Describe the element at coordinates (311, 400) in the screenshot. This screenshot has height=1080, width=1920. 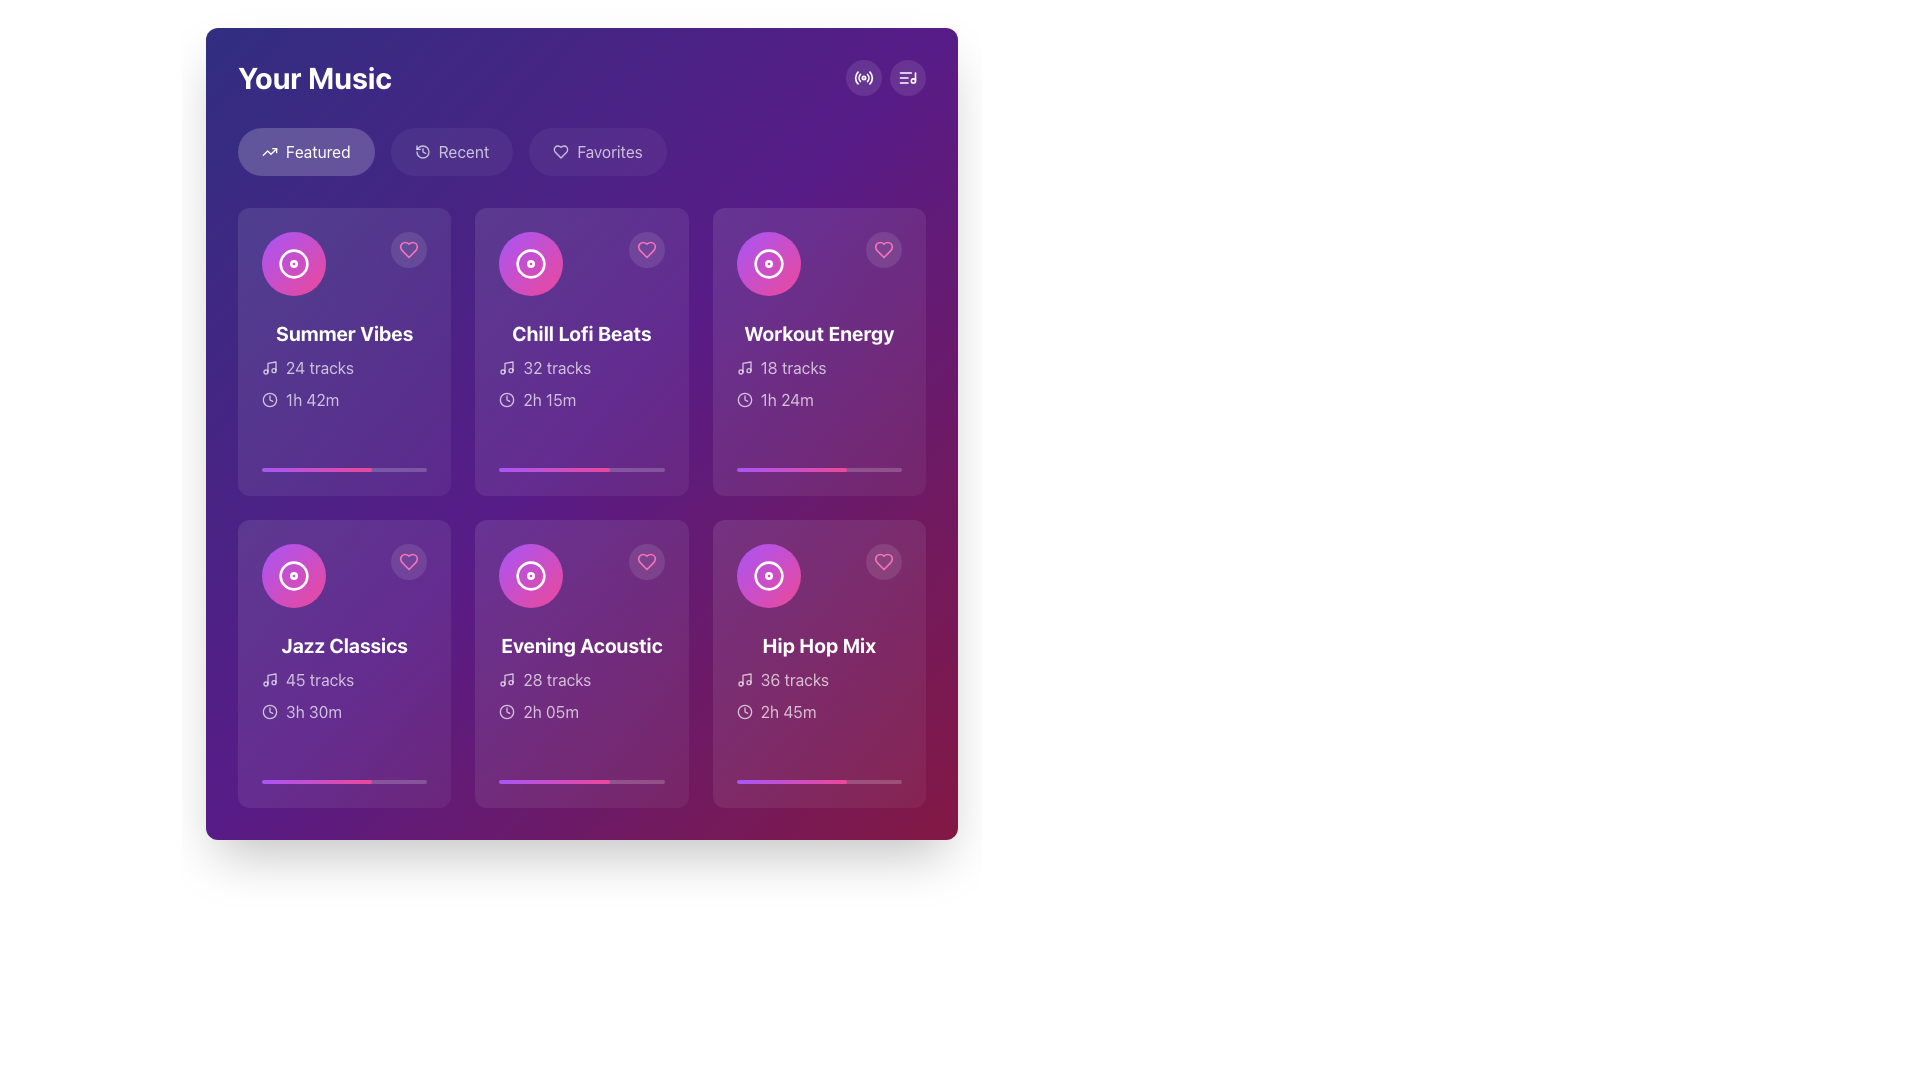
I see `the duration Label for the 'Summer Vibes' playlist, located in the first card under the 'Featured' music section, positioned above the progress bar and next to a clock-like icon` at that location.